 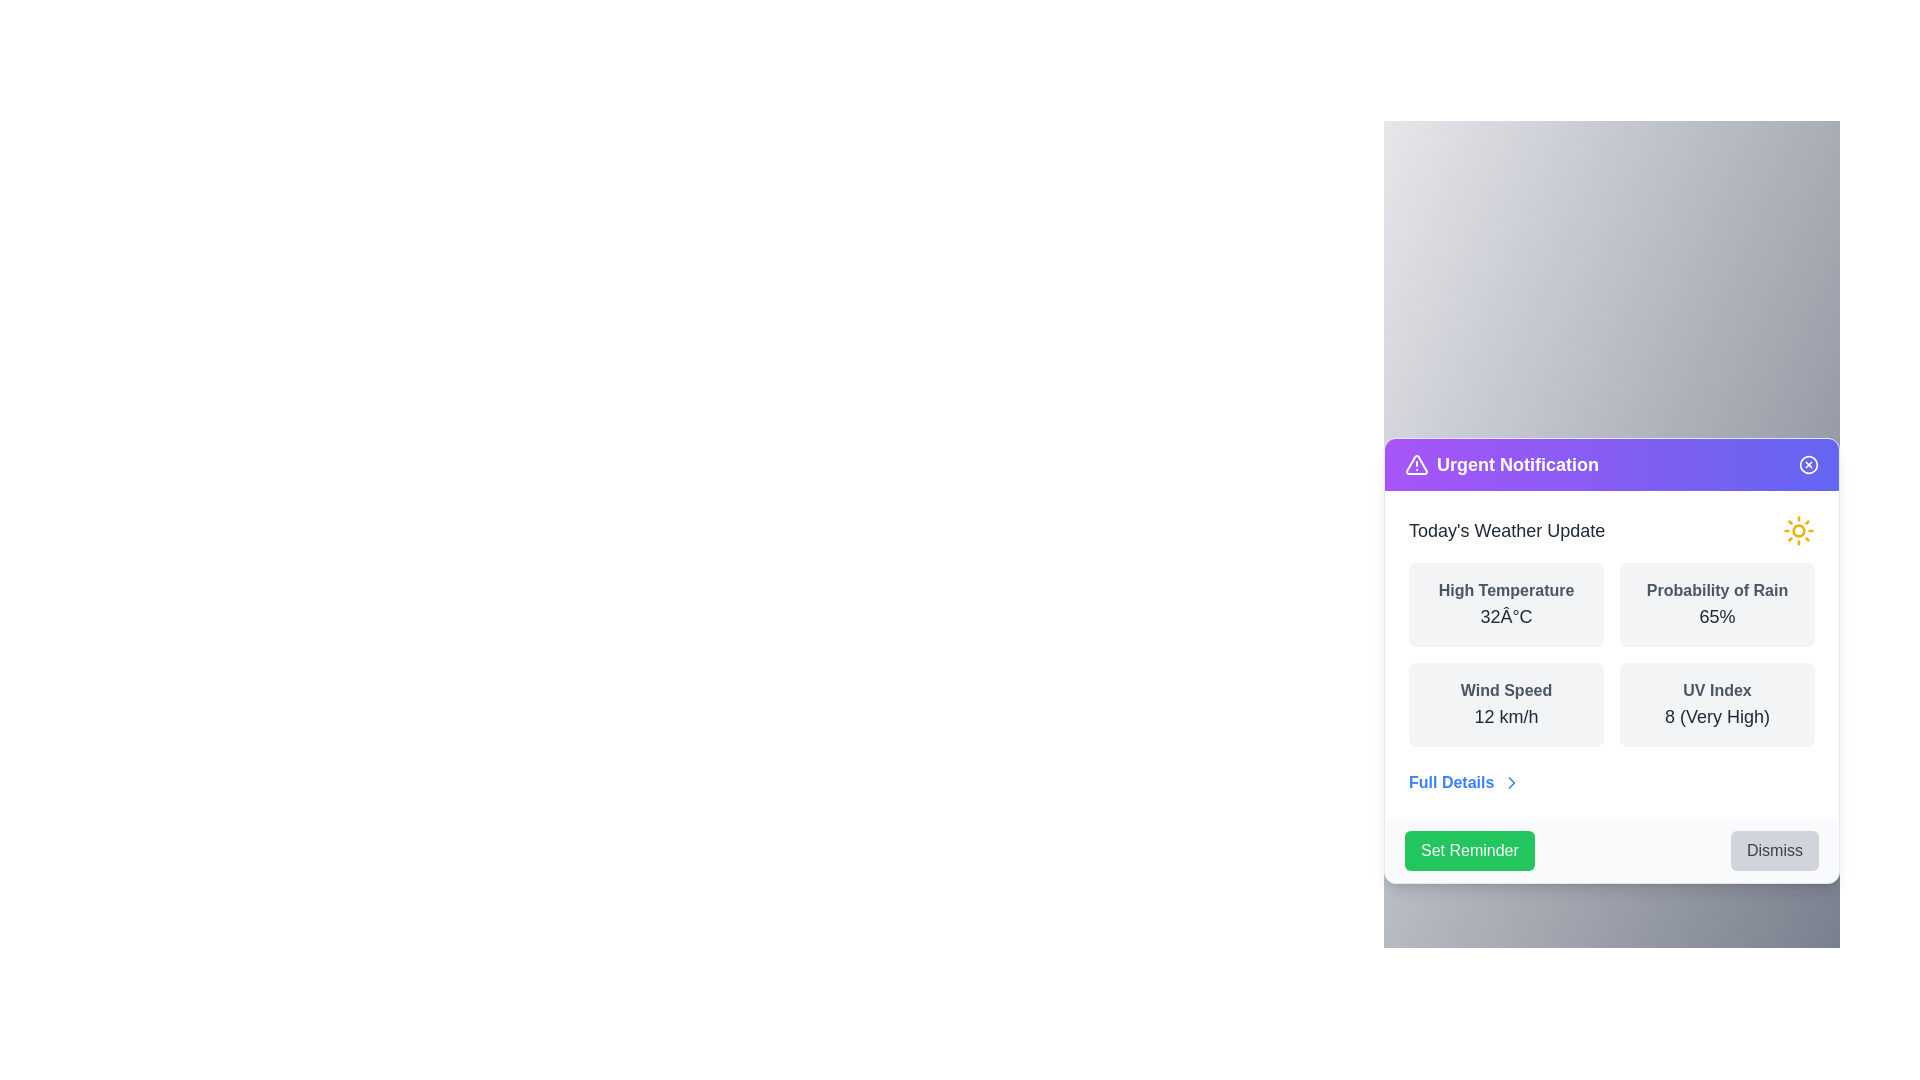 I want to click on information displayed on the 'UV Index' information card, which is the fourth card in a 2x2 grid layout, featuring 'UV Index' in bold gray font and '8 (Very High)' in a larger, darker font, so click(x=1716, y=704).